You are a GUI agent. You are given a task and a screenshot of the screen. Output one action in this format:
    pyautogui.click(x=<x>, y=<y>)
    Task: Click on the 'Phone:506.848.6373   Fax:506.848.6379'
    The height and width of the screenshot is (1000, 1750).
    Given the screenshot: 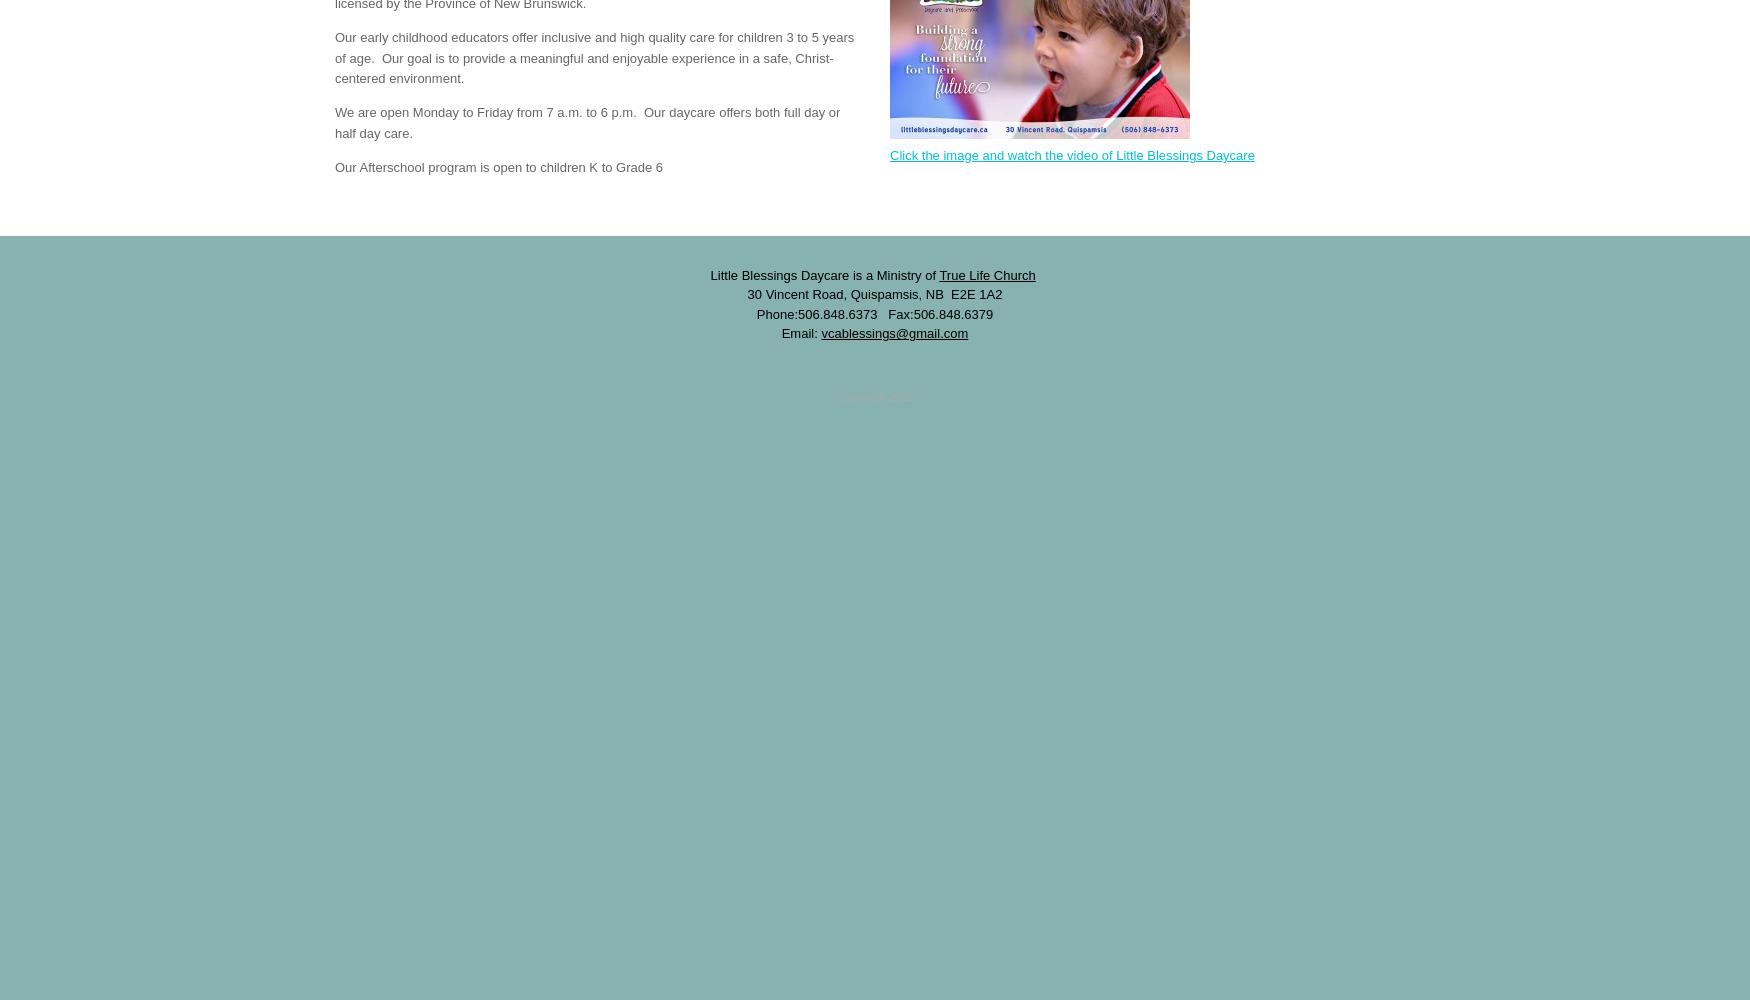 What is the action you would take?
    pyautogui.click(x=874, y=312)
    